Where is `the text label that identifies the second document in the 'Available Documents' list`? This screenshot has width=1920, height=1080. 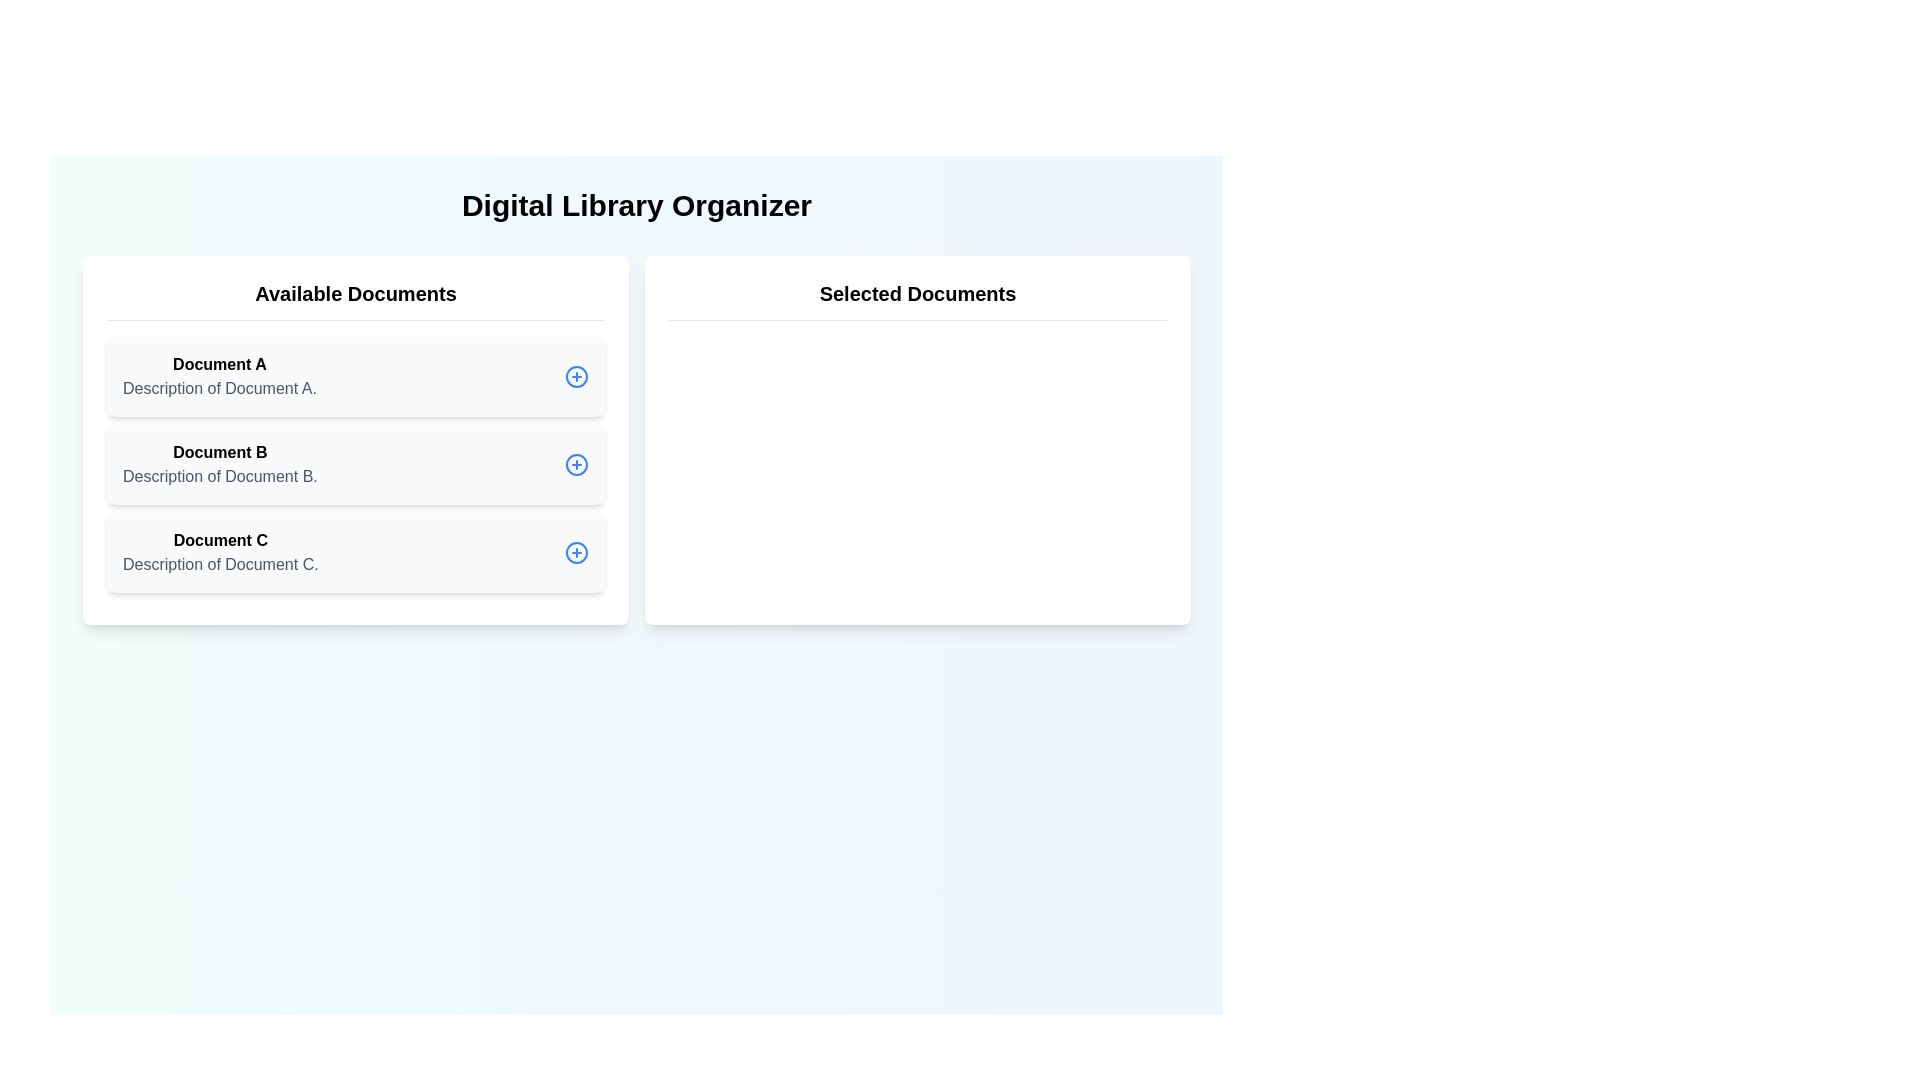
the text label that identifies the second document in the 'Available Documents' list is located at coordinates (220, 452).